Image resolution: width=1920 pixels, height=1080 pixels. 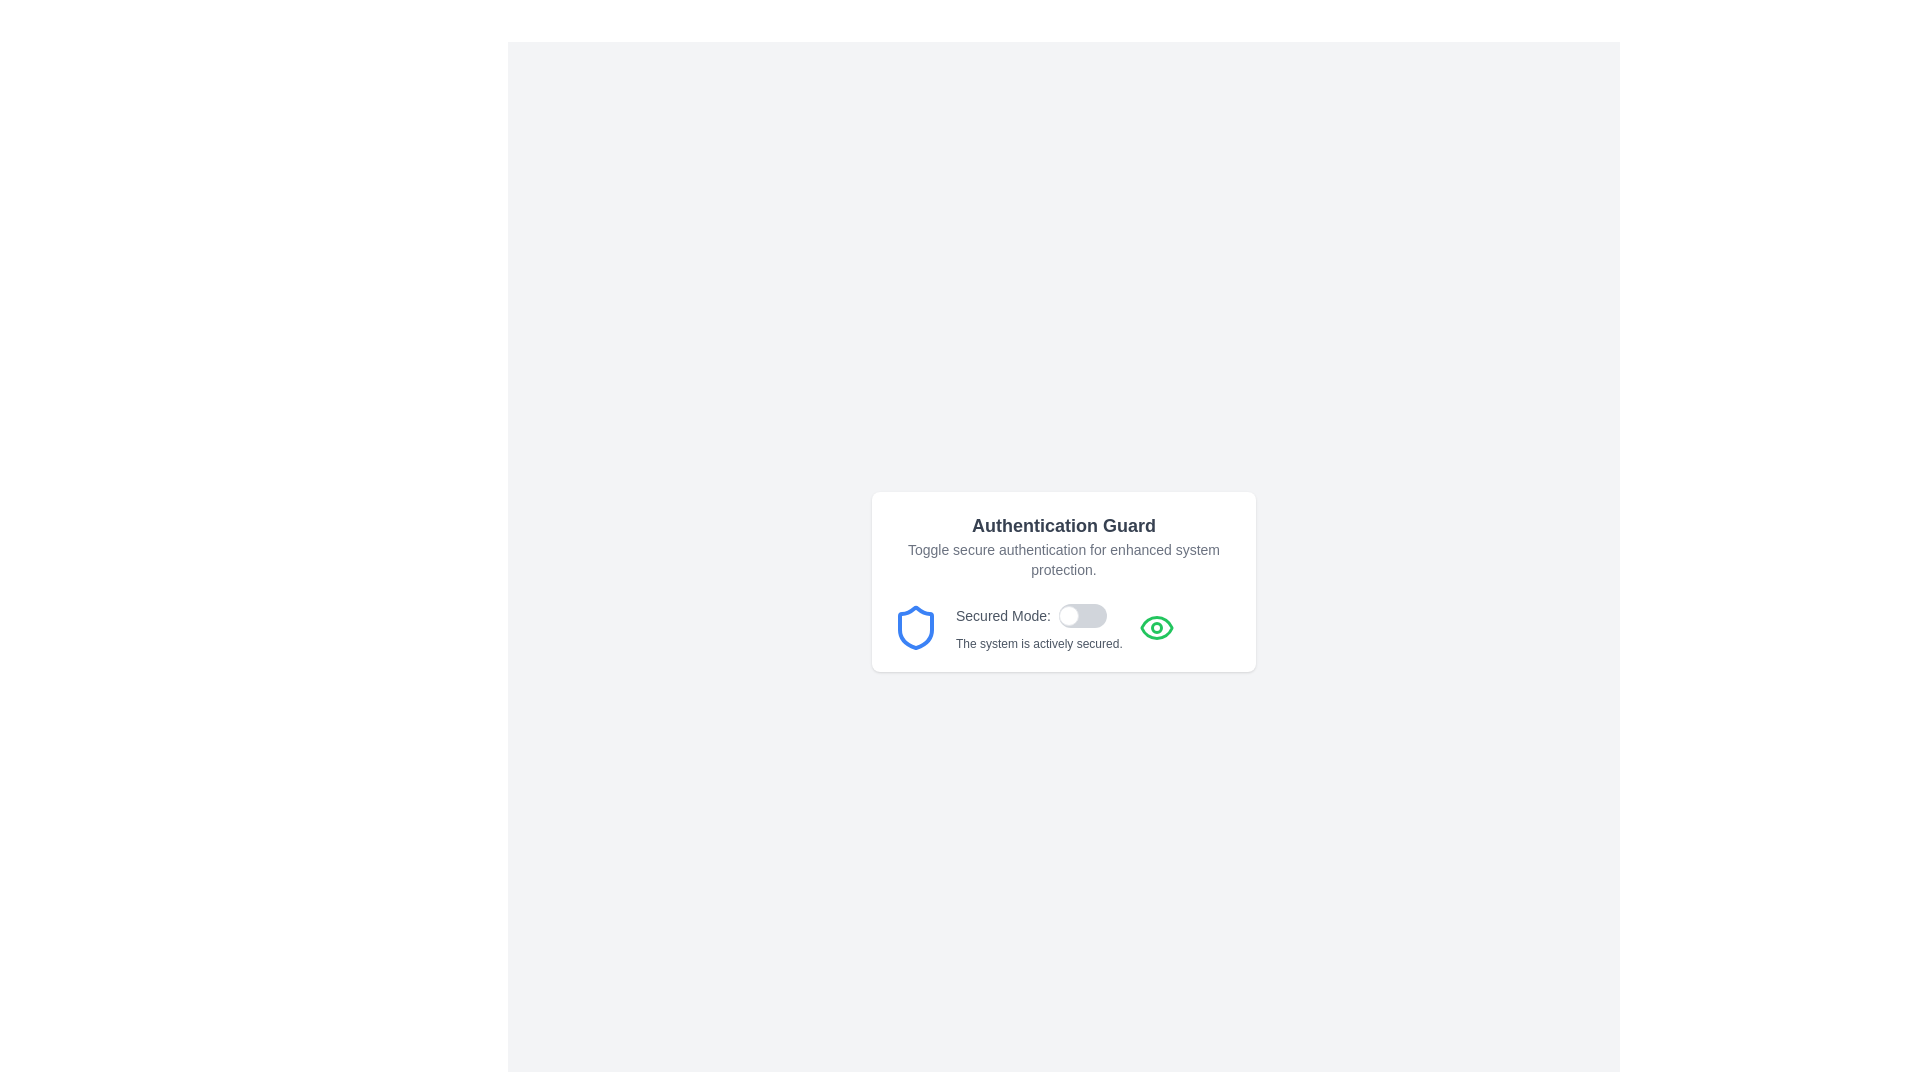 What do you see at coordinates (1081, 615) in the screenshot?
I see `the knob of the horizontal toggle switch located` at bounding box center [1081, 615].